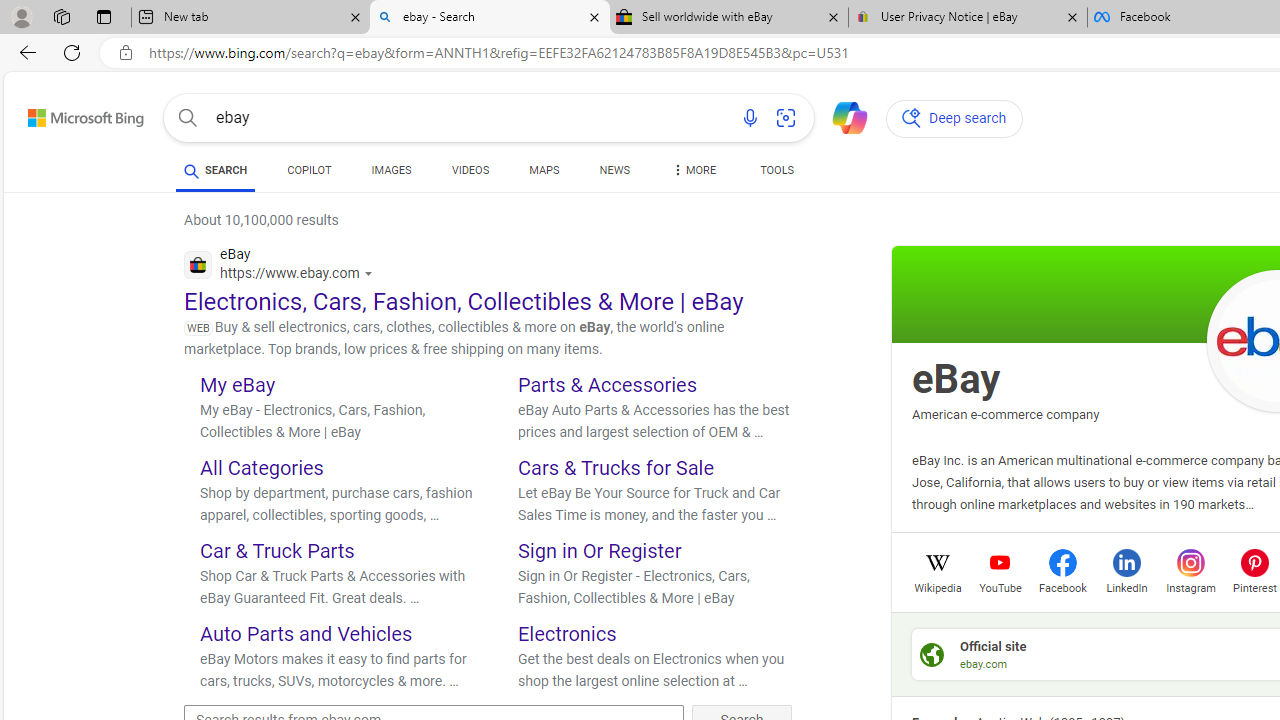 The width and height of the screenshot is (1280, 720). Describe the element at coordinates (775, 170) in the screenshot. I see `'TOOLS'` at that location.